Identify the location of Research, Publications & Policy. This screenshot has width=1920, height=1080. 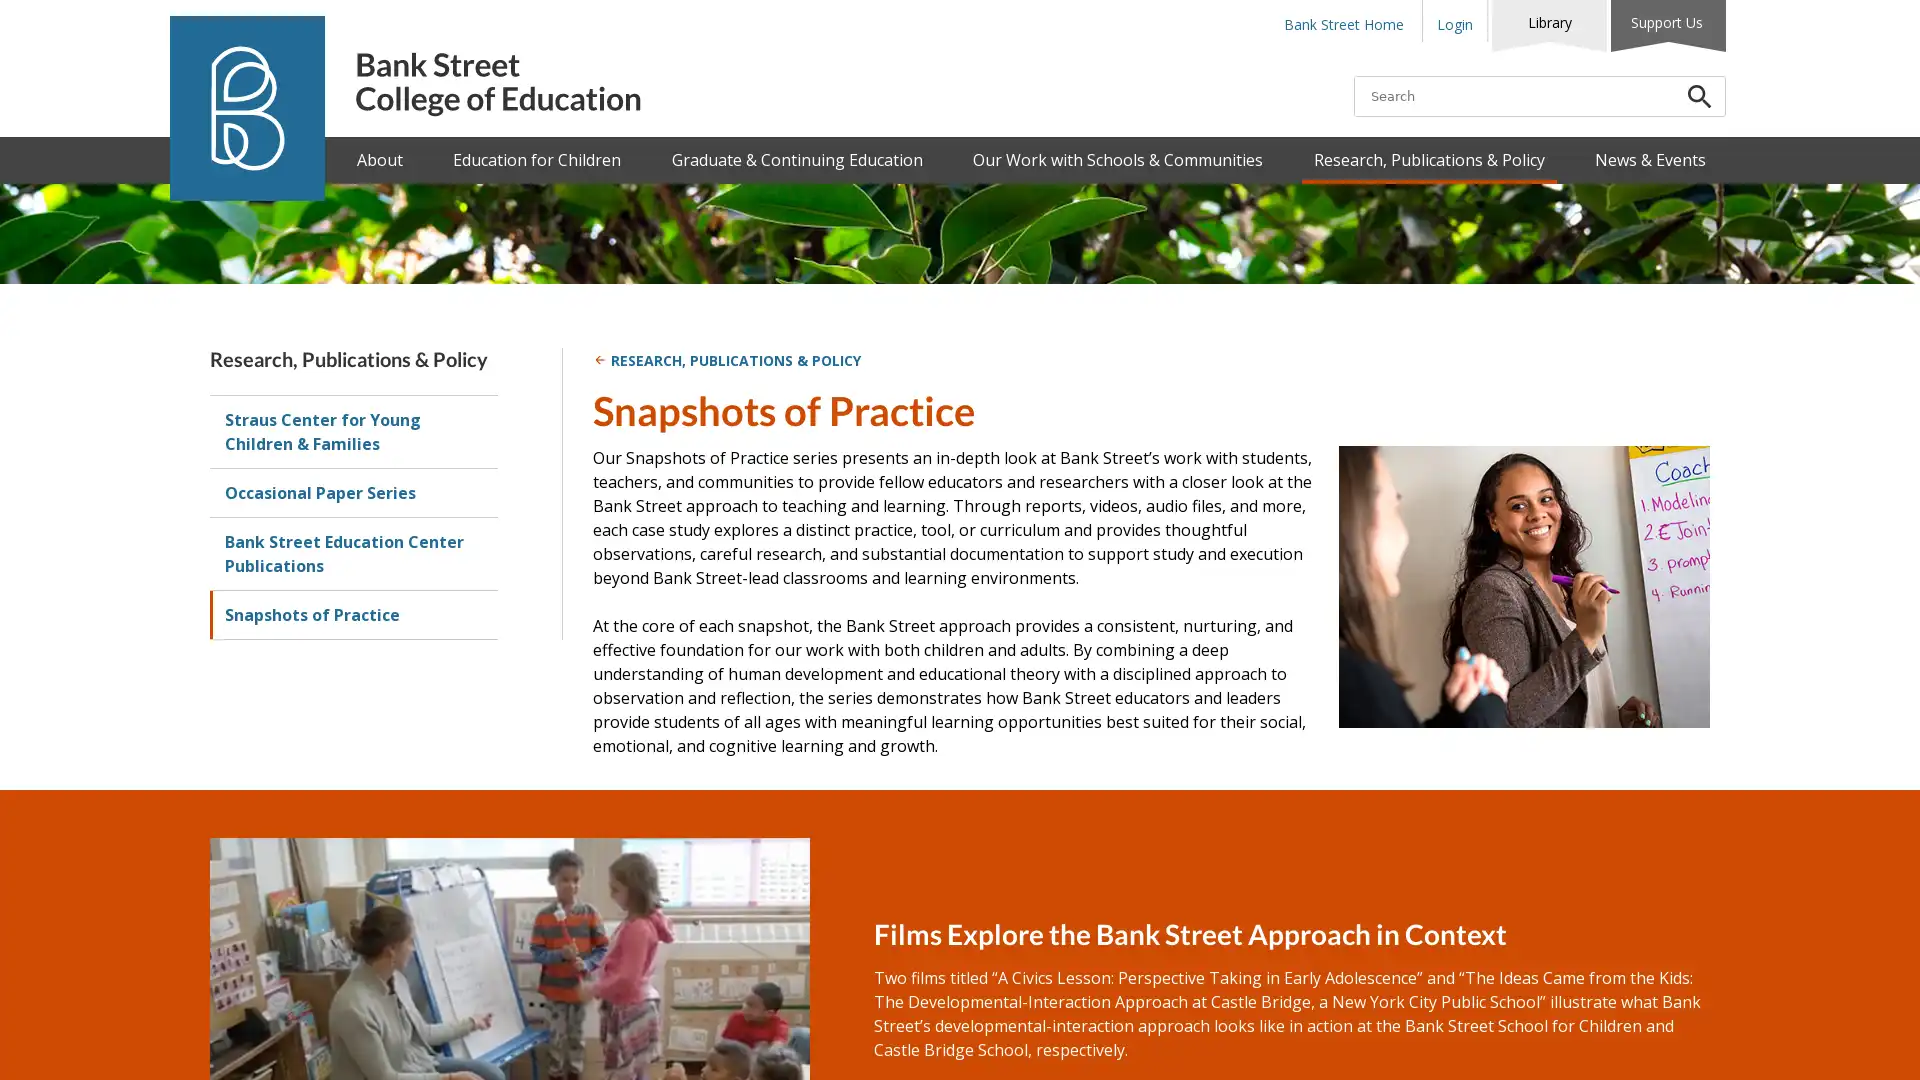
(1427, 159).